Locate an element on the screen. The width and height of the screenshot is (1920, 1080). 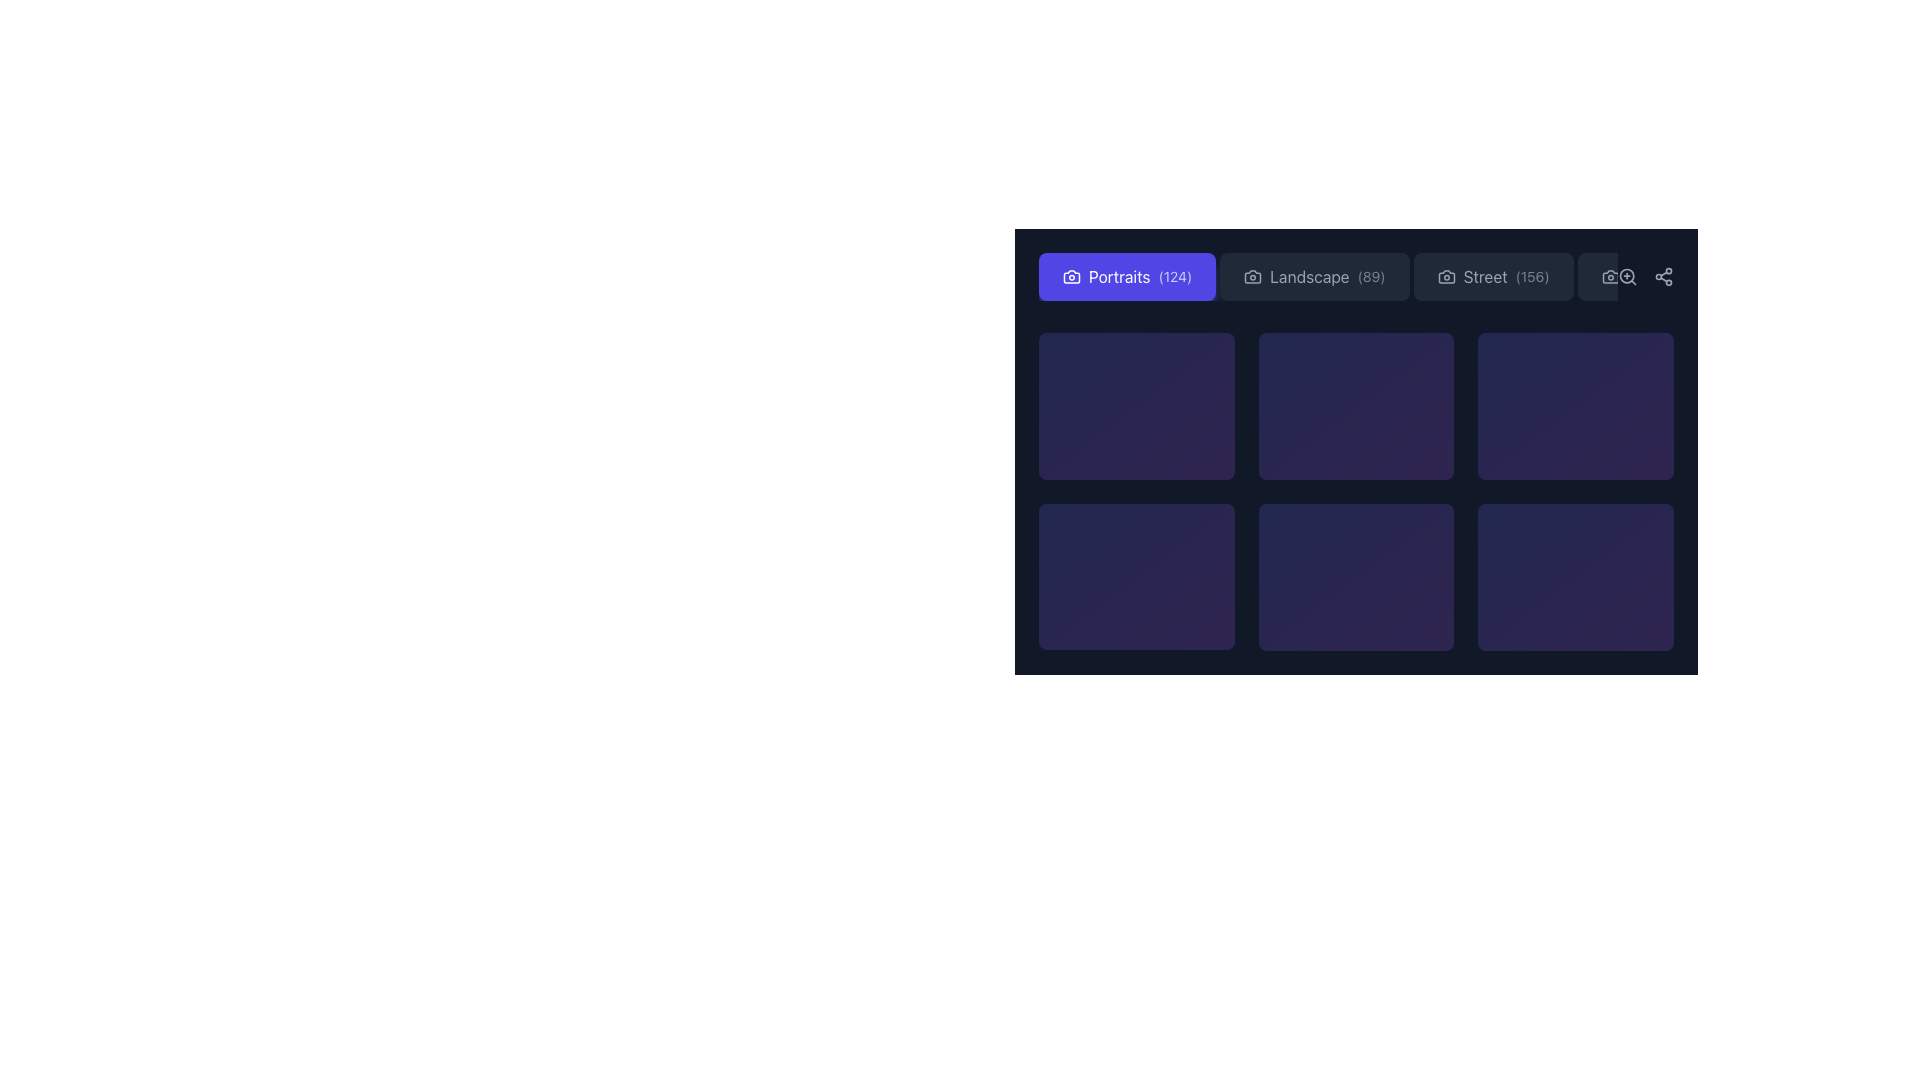
the text label displaying '(156)', which is located to the right of 'Street' in the navigation menu is located at coordinates (1531, 277).